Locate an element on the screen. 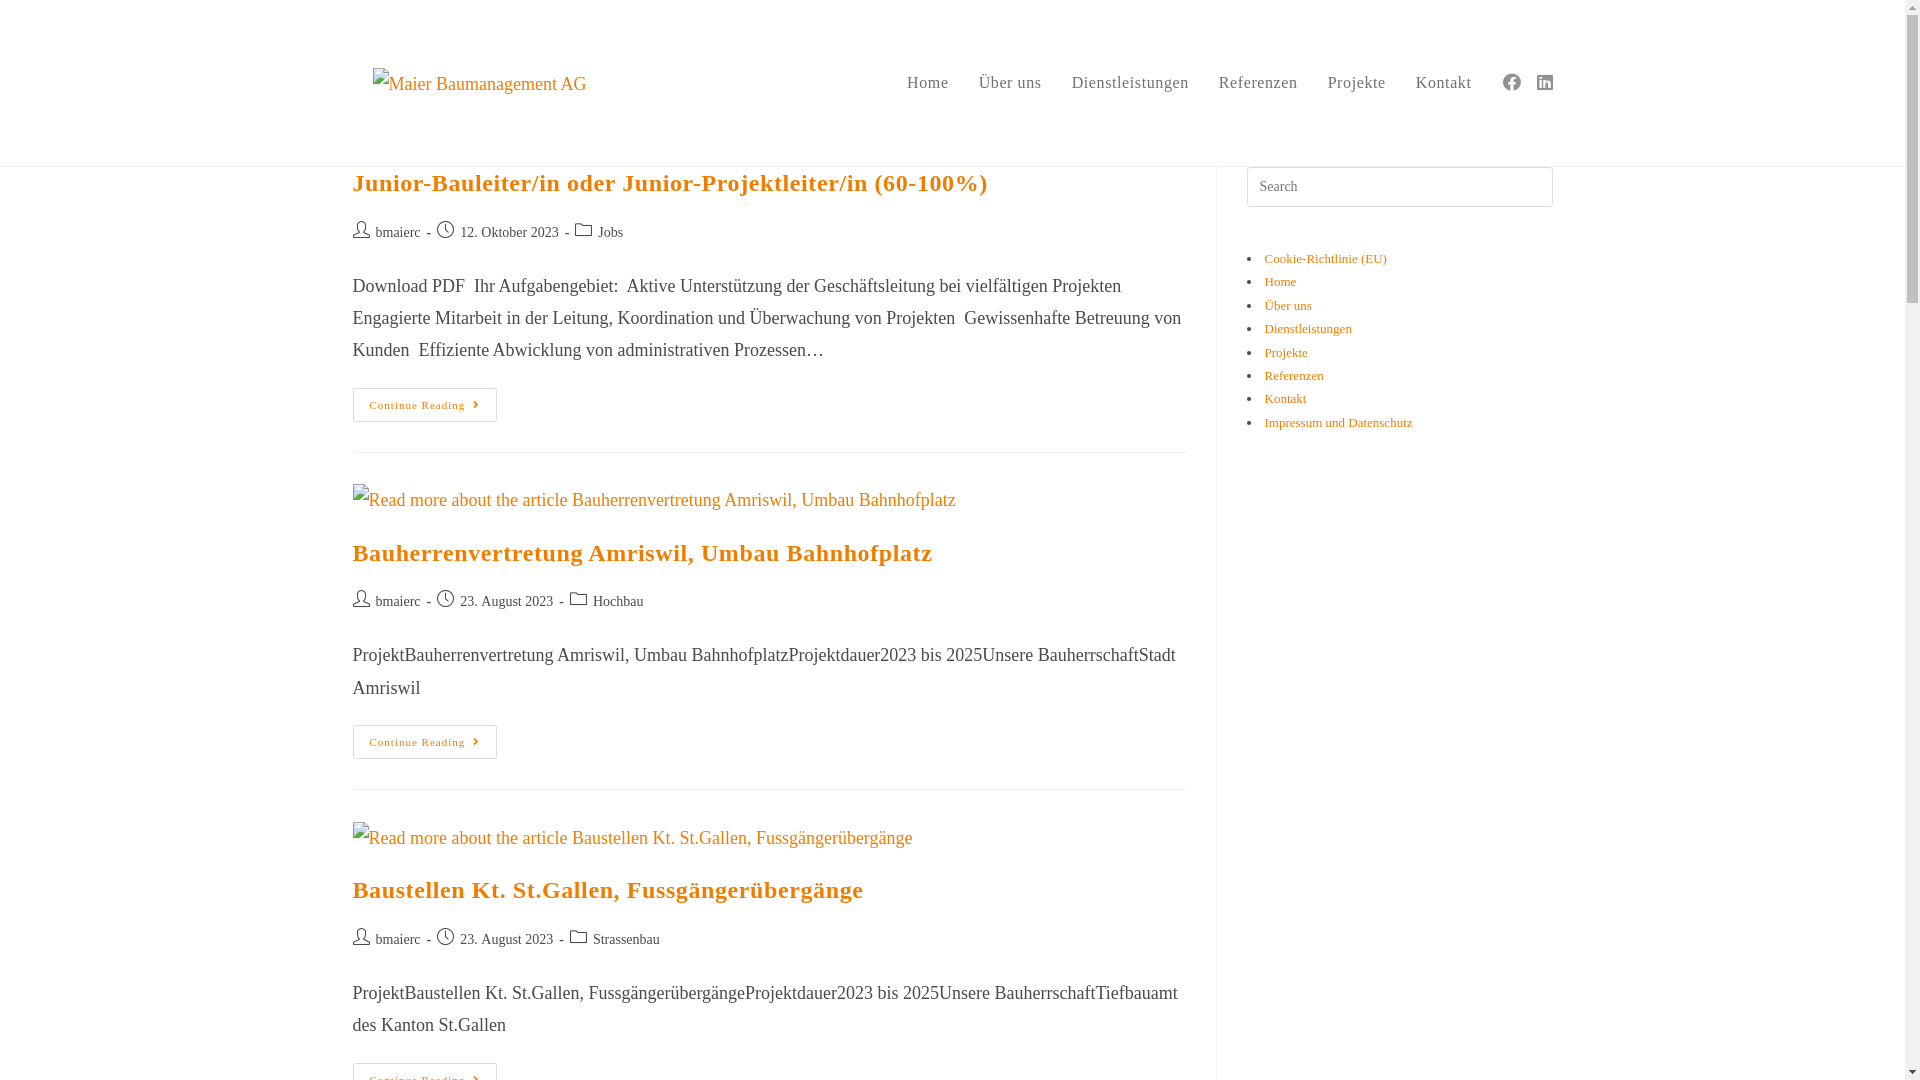  'bmaierc' is located at coordinates (398, 939).